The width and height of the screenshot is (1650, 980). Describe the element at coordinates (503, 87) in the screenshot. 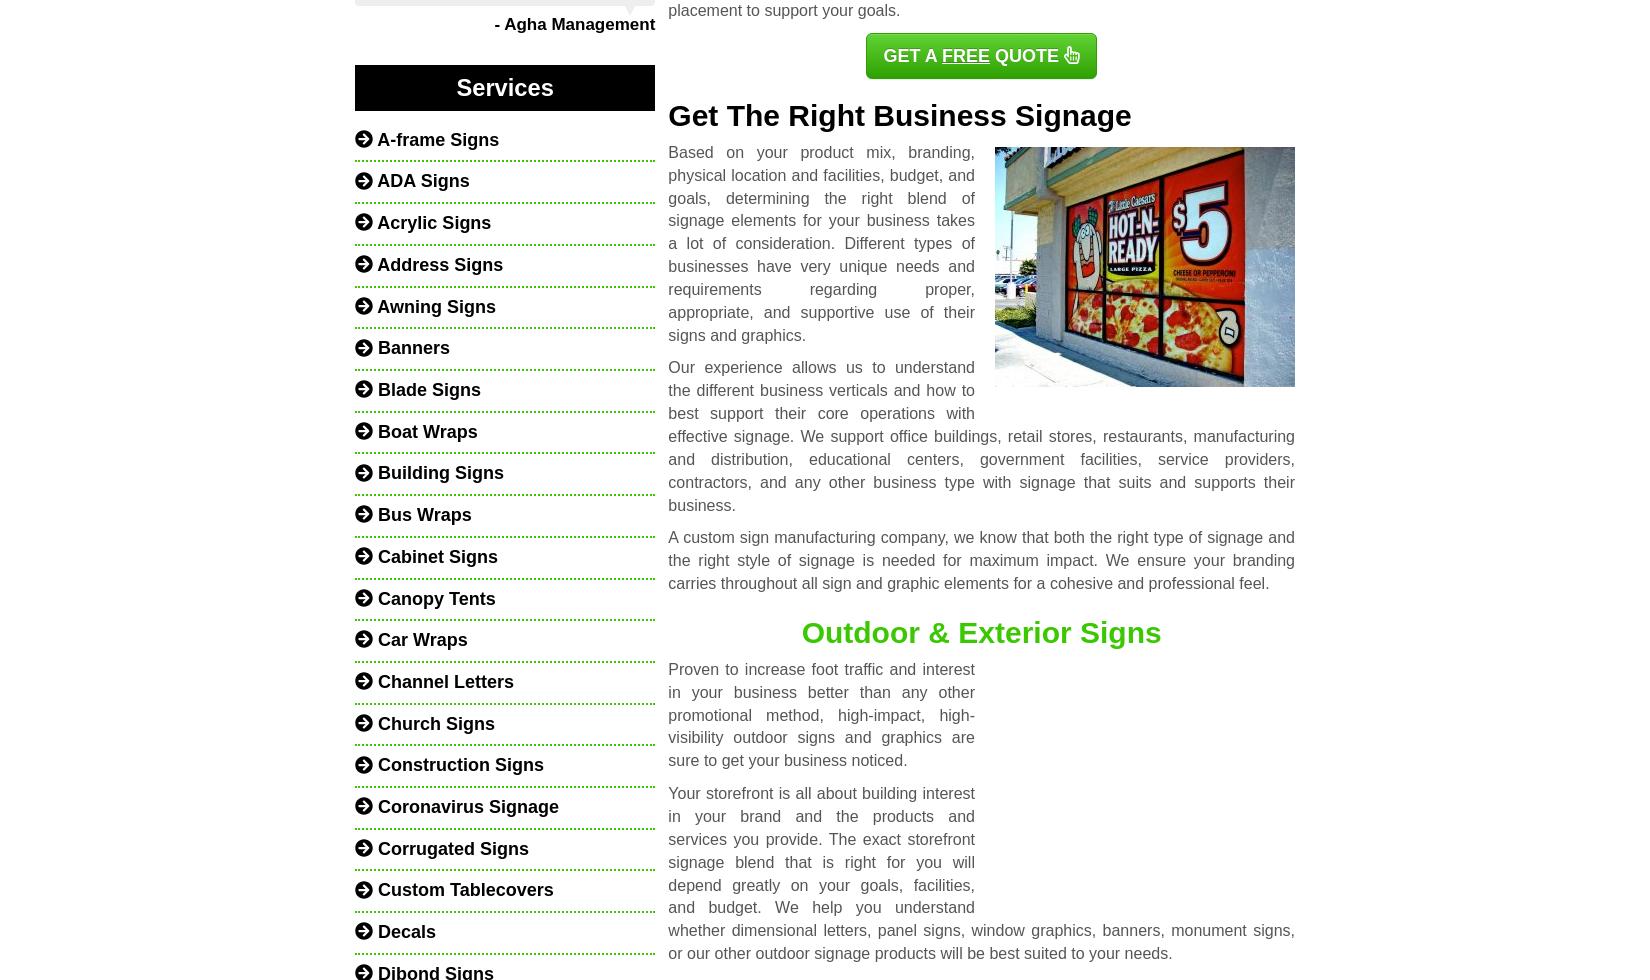

I see `'Services'` at that location.